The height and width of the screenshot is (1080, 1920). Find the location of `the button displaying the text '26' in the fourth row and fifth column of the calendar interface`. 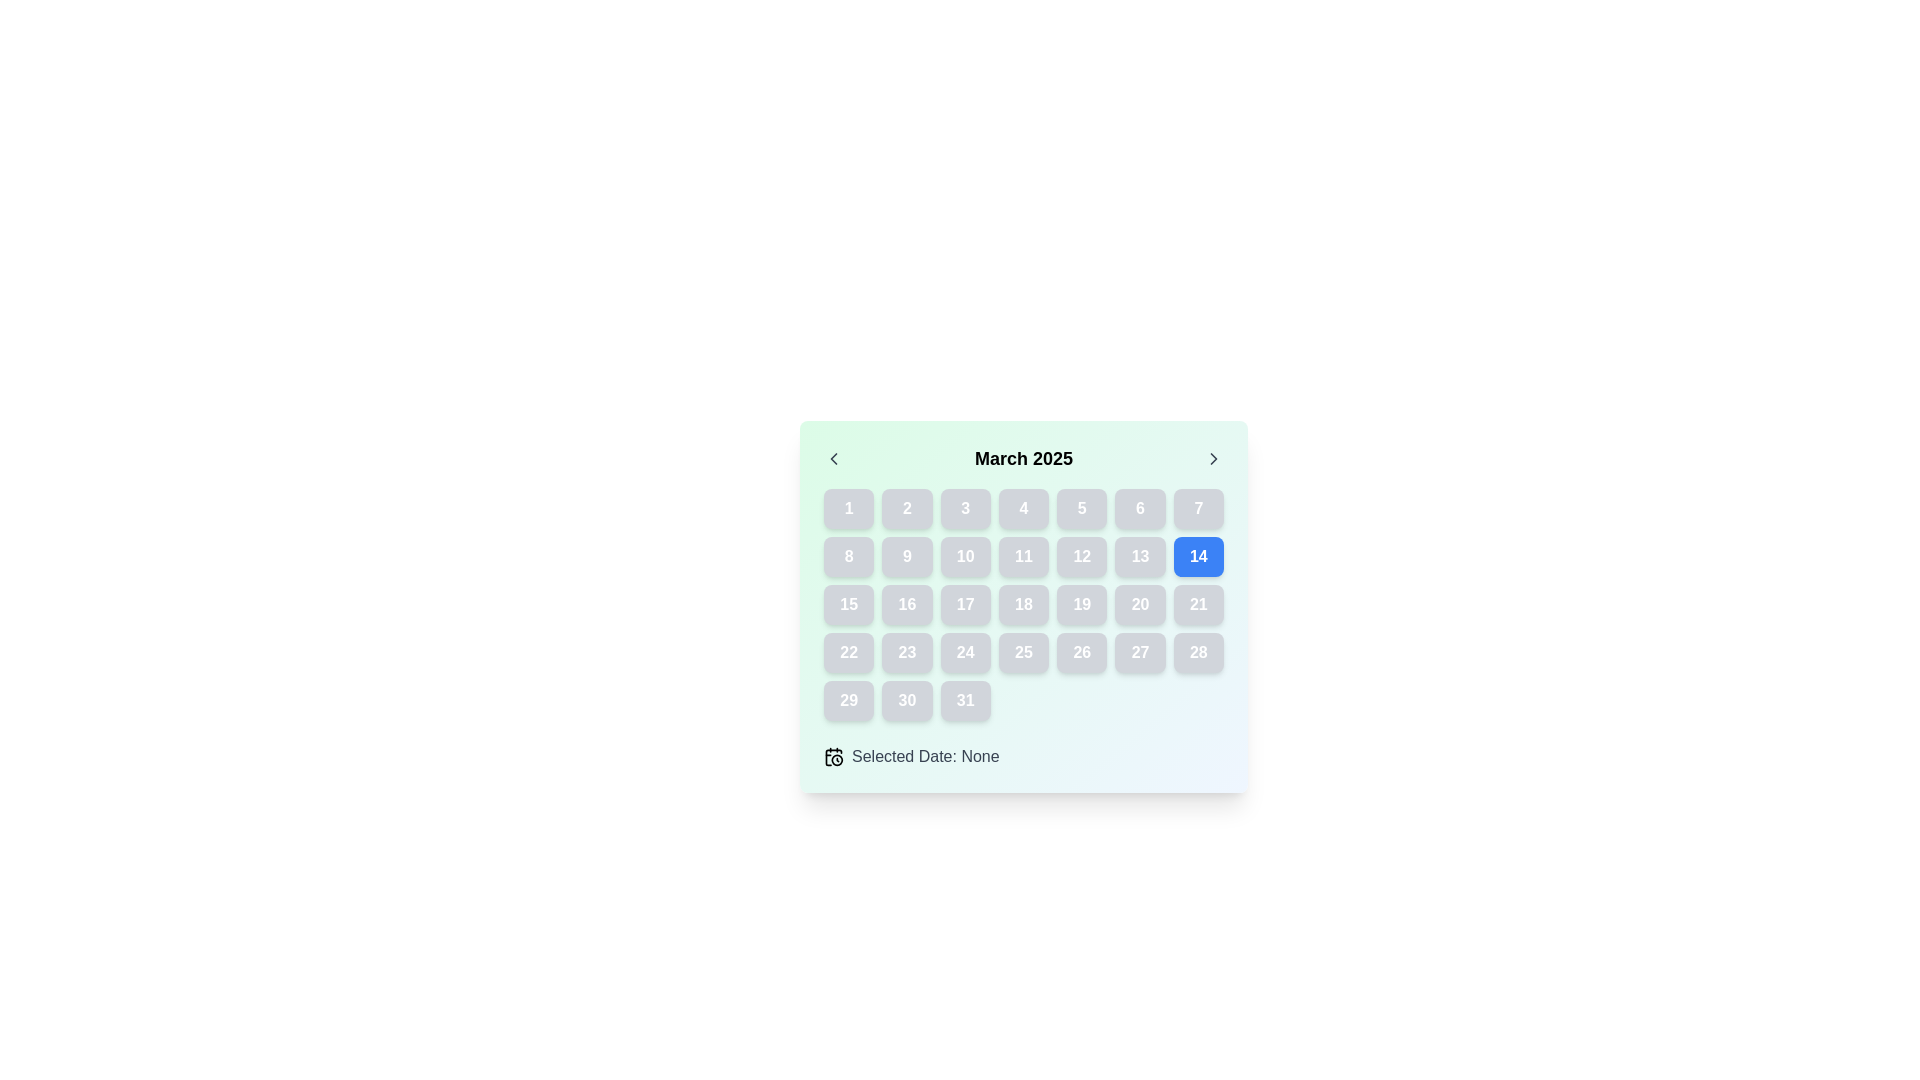

the button displaying the text '26' in the fourth row and fifth column of the calendar interface is located at coordinates (1081, 652).